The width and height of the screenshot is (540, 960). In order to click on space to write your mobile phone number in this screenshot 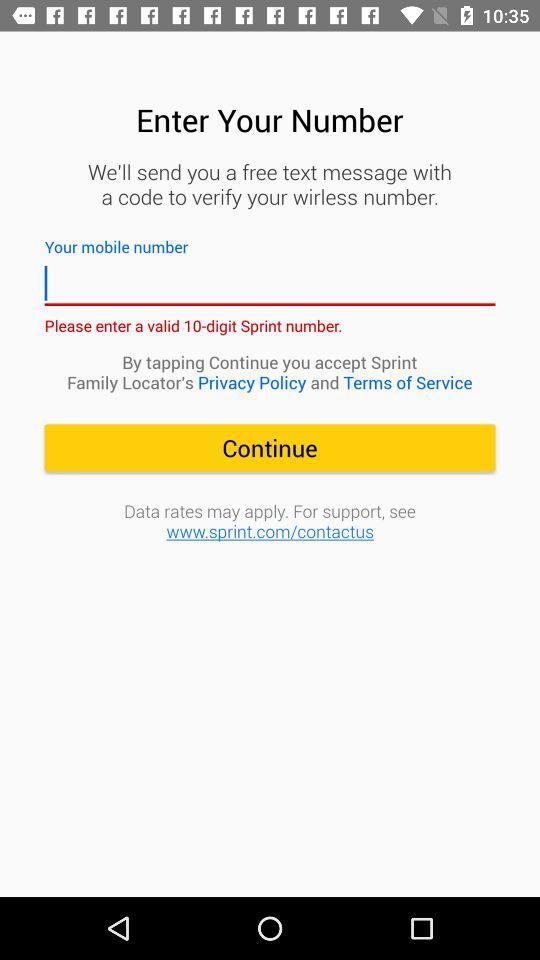, I will do `click(270, 282)`.